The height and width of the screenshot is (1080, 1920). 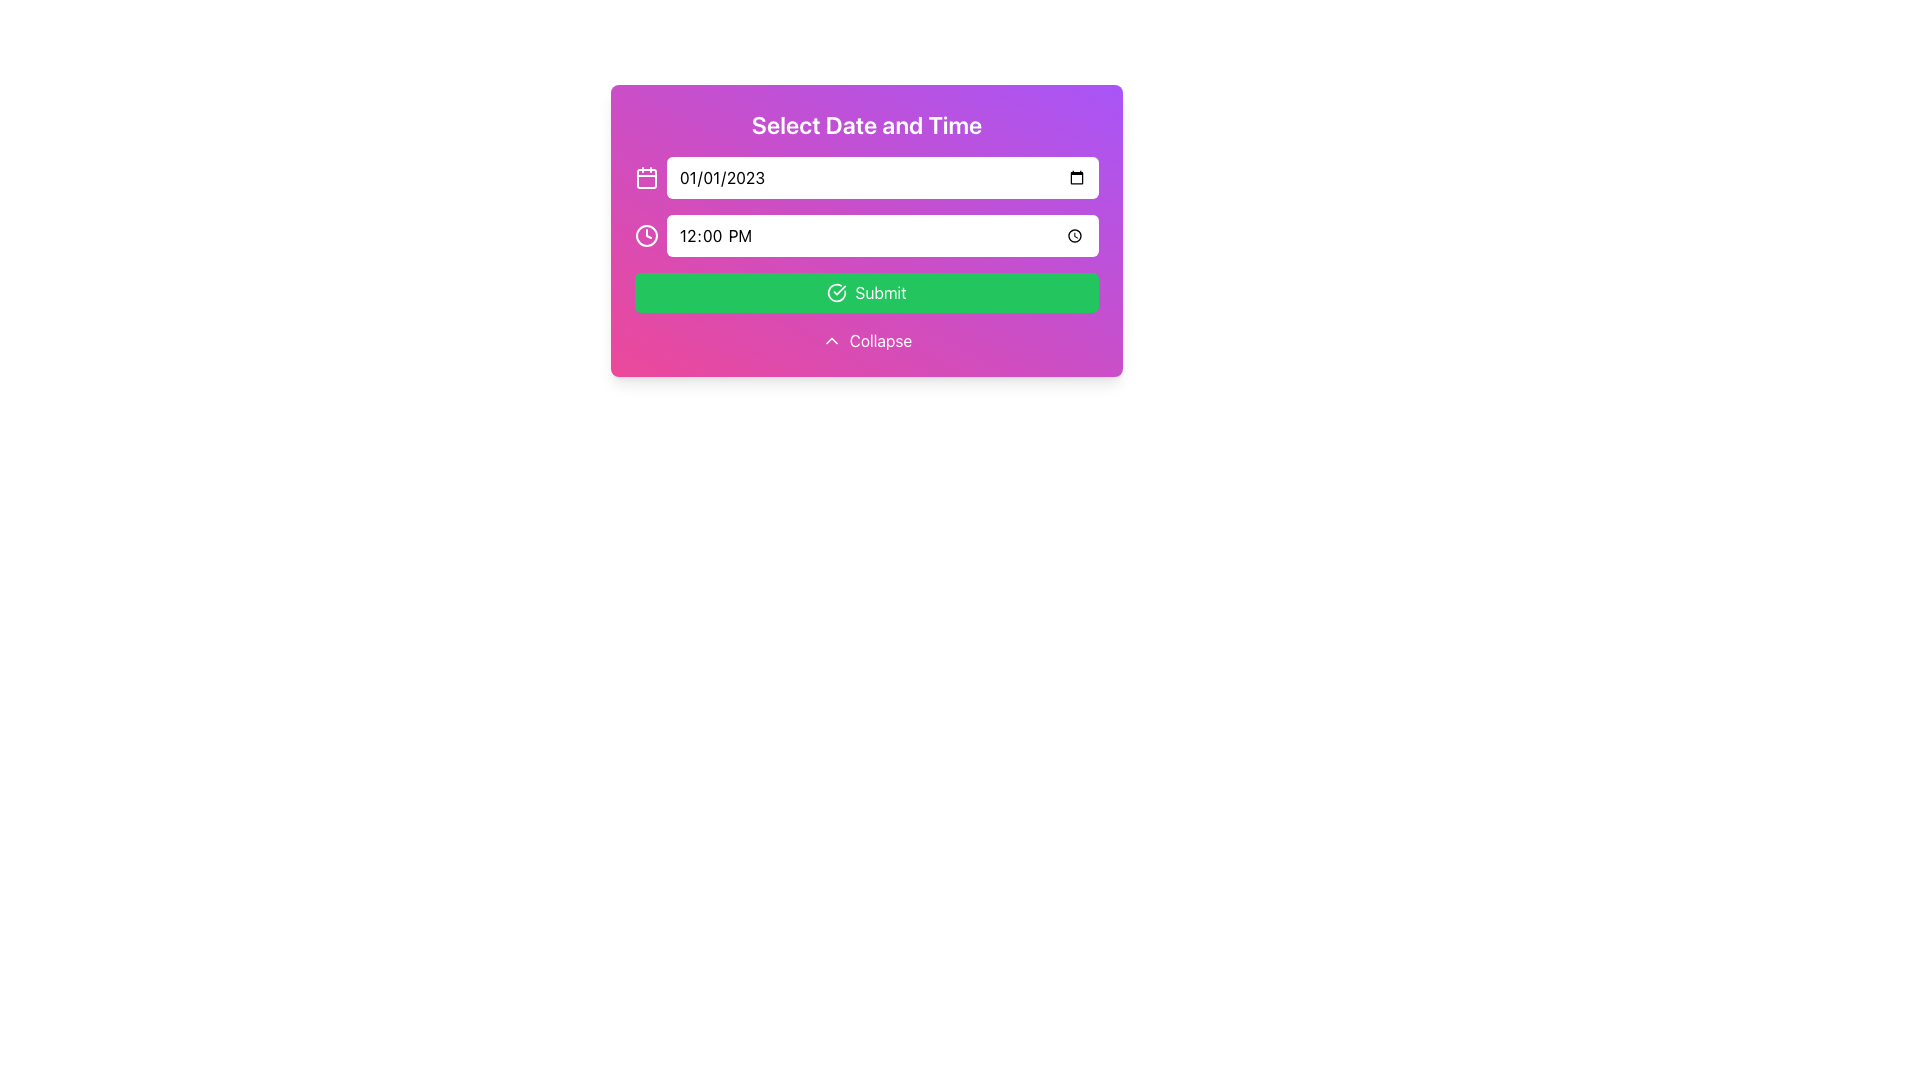 What do you see at coordinates (647, 234) in the screenshot?
I see `the clock icon, which serves as a visual cue for the time input field` at bounding box center [647, 234].